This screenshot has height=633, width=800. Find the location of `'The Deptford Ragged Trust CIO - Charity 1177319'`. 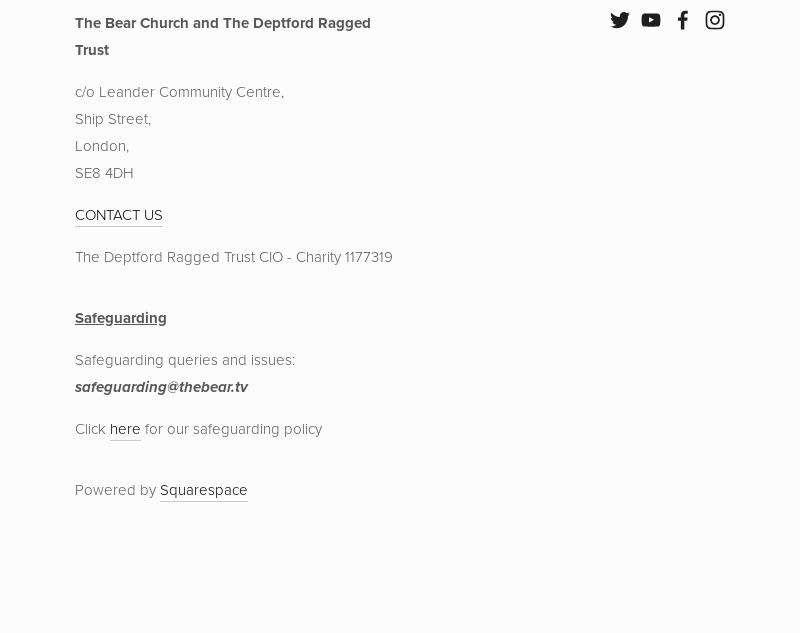

'The Deptford Ragged Trust CIO - Charity 1177319' is located at coordinates (233, 256).